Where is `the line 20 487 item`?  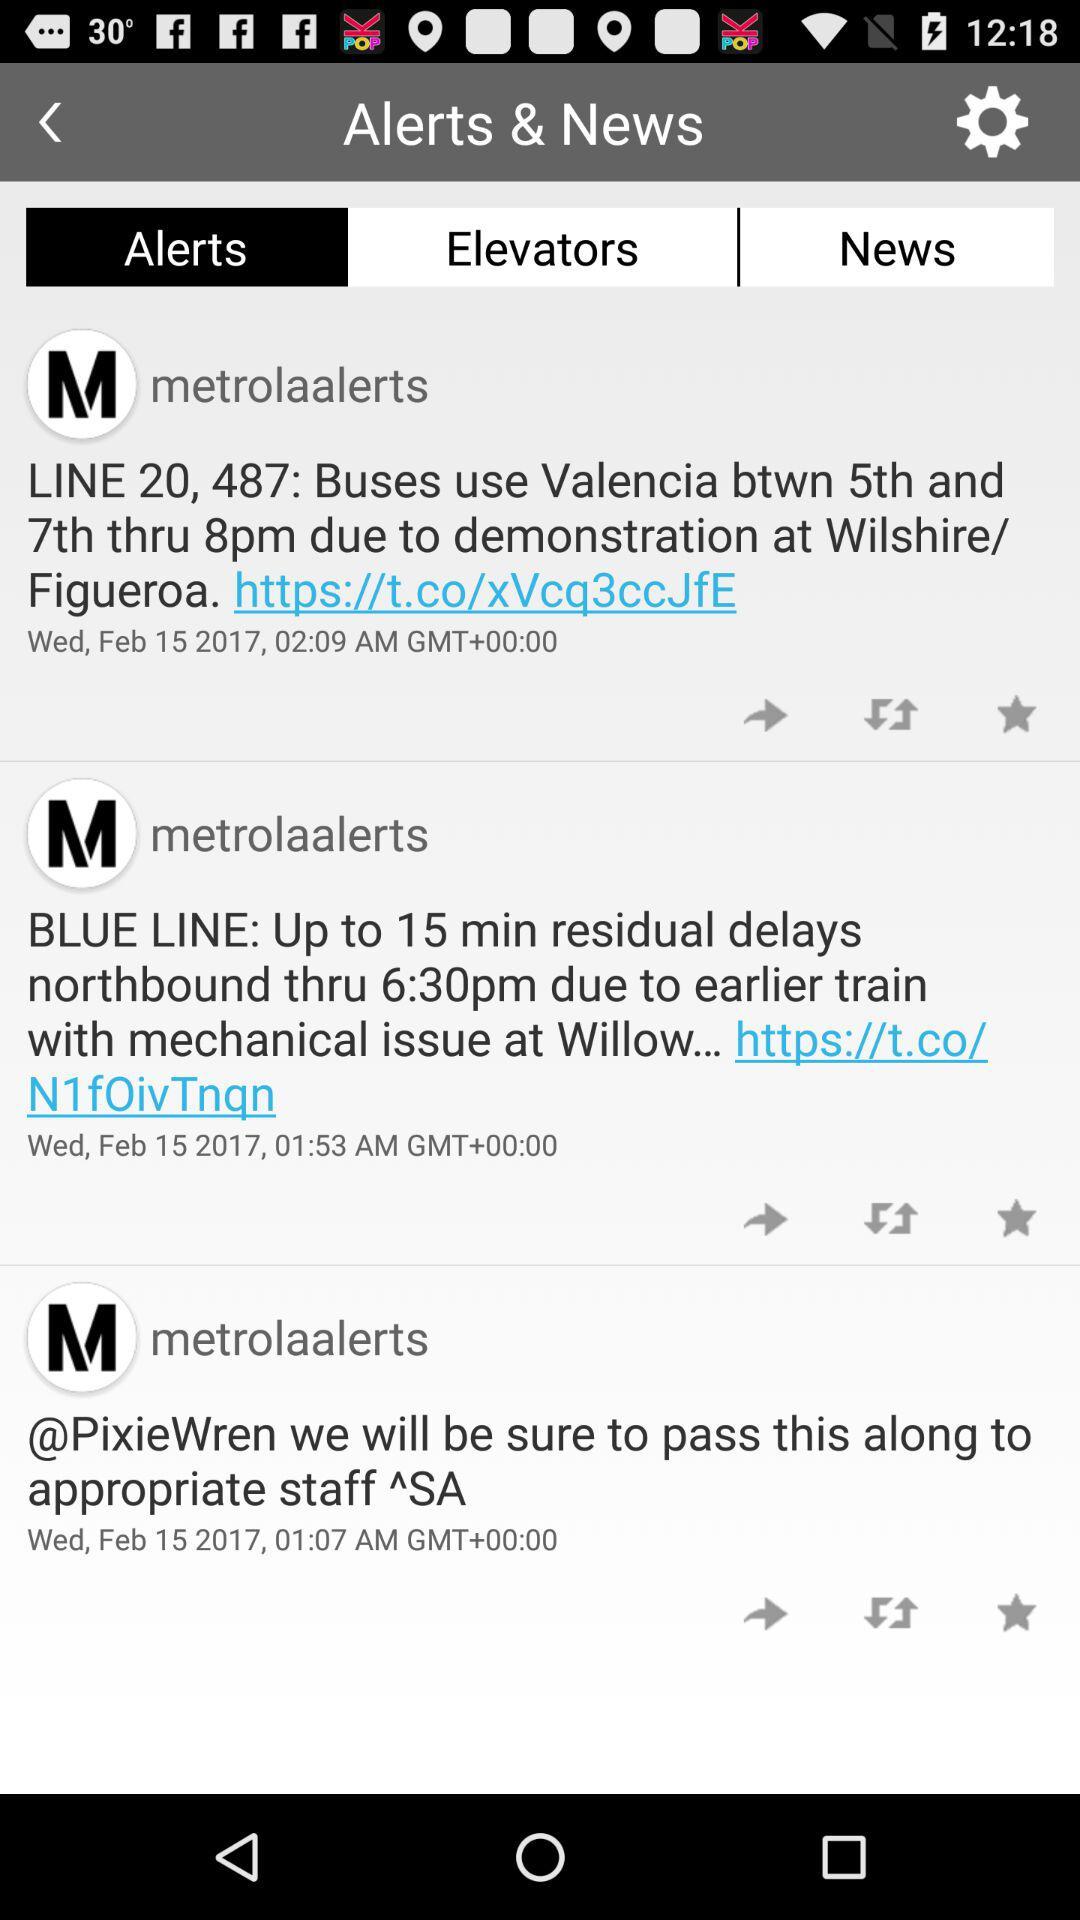
the line 20 487 item is located at coordinates (540, 533).